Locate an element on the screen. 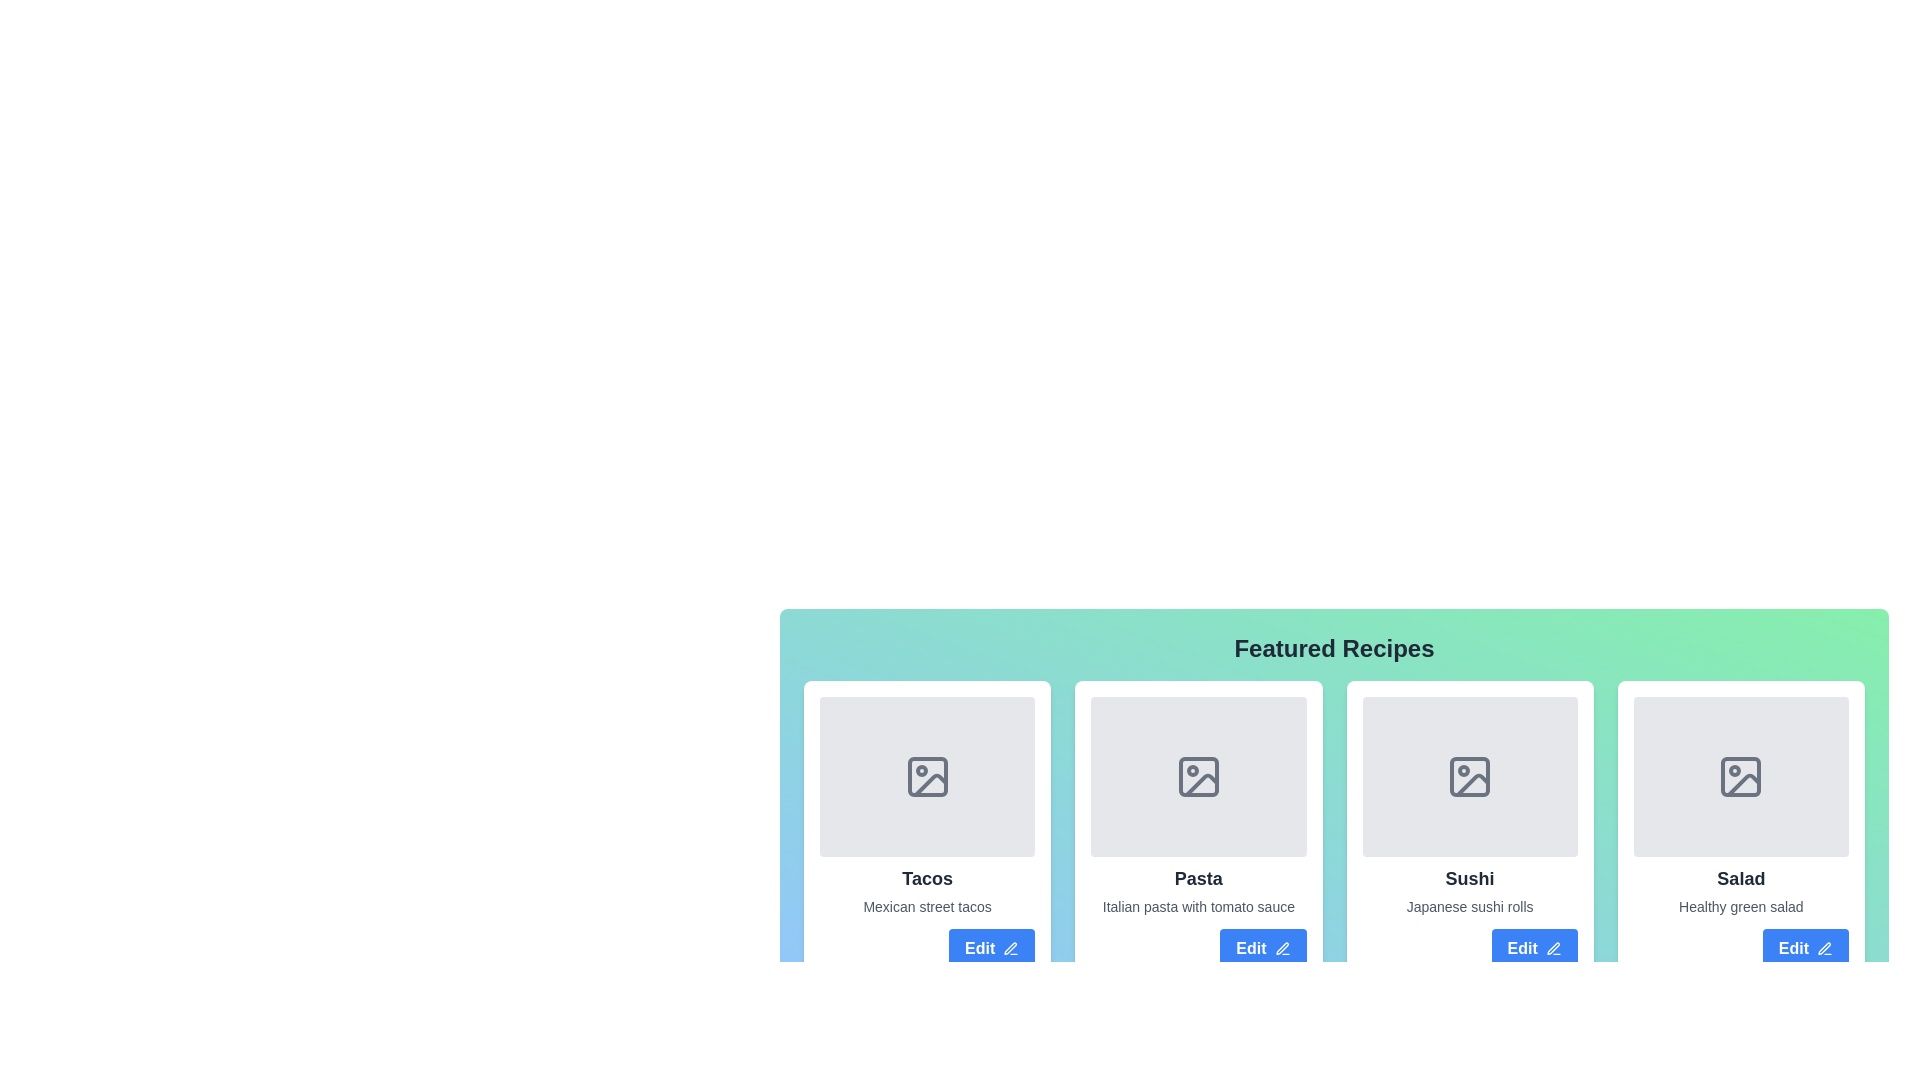 The height and width of the screenshot is (1080, 1920). the third 'Edit' button located below the 'Sushi' recipe card in the 'Featured Recipes' section is located at coordinates (1533, 947).